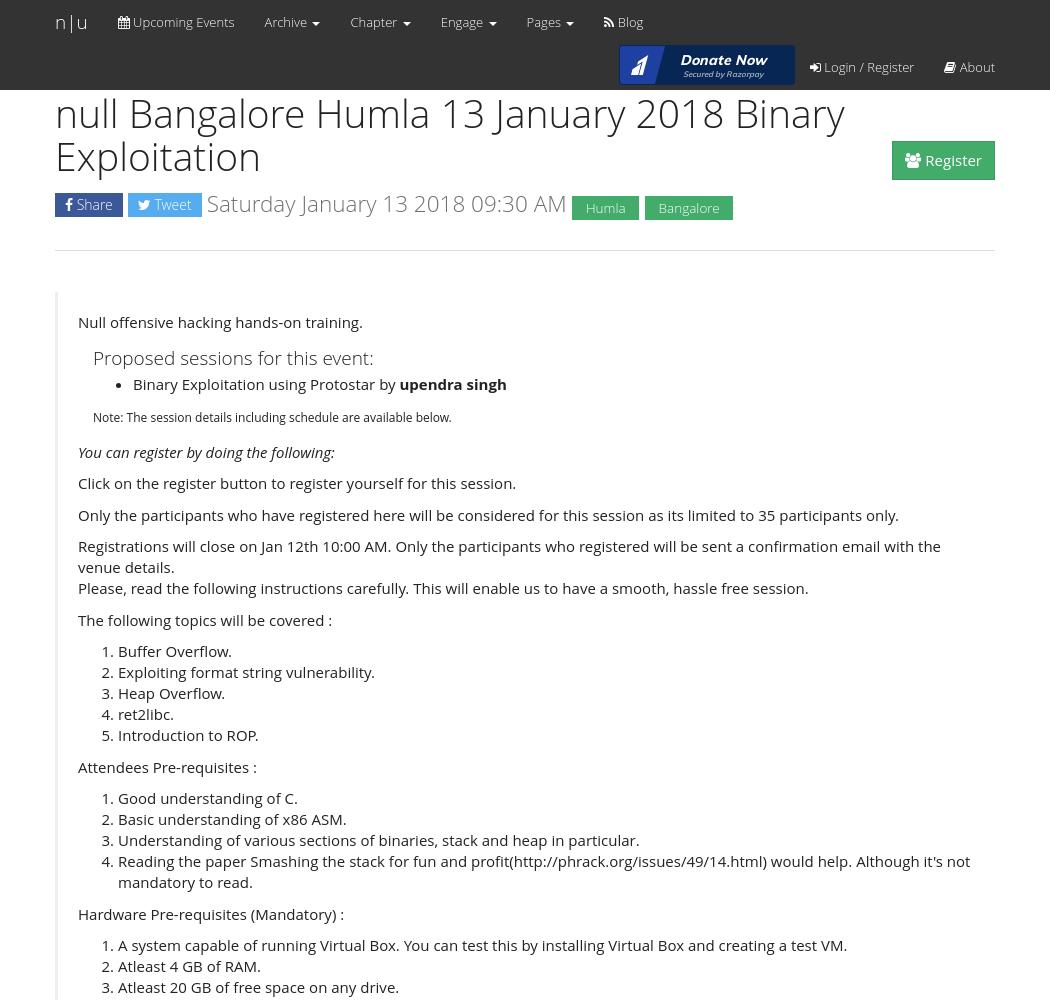 The width and height of the screenshot is (1050, 1000). Describe the element at coordinates (203, 618) in the screenshot. I see `'The following topics will be covered :'` at that location.